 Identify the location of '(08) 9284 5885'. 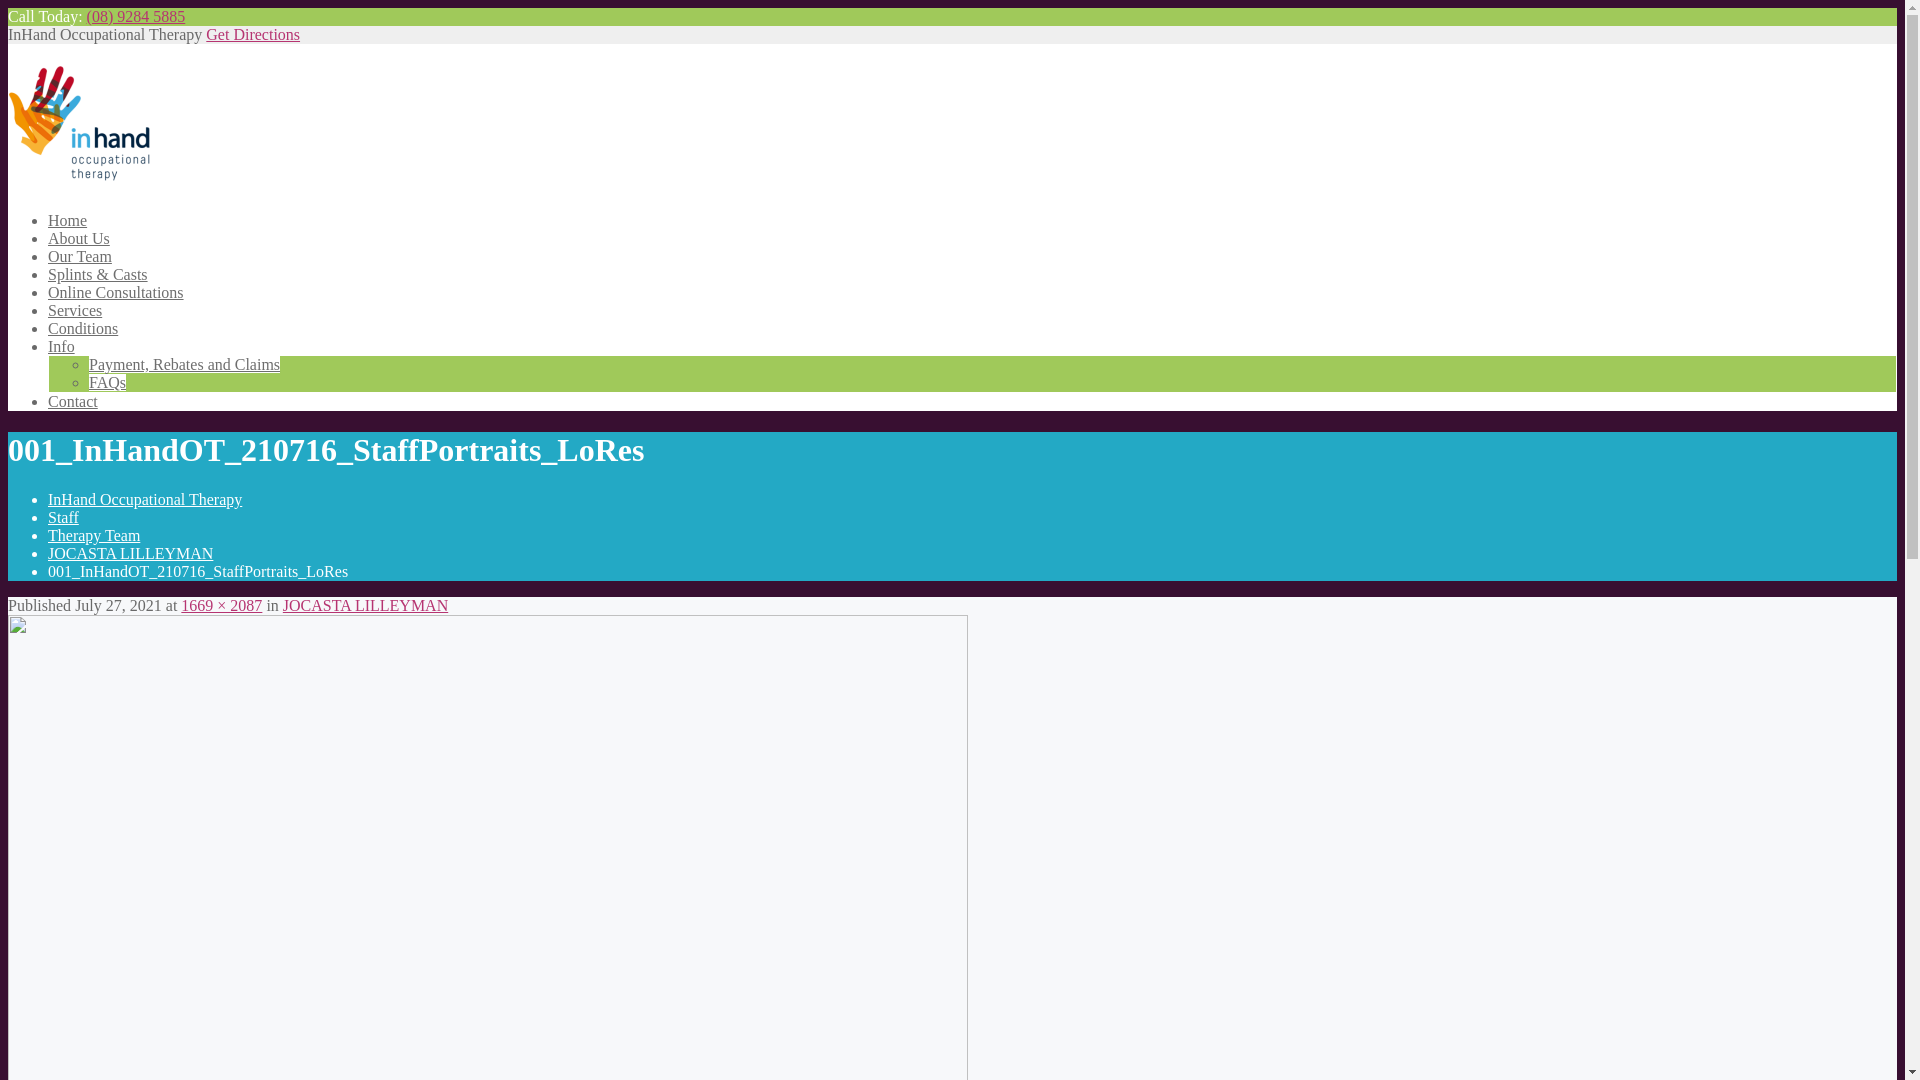
(135, 16).